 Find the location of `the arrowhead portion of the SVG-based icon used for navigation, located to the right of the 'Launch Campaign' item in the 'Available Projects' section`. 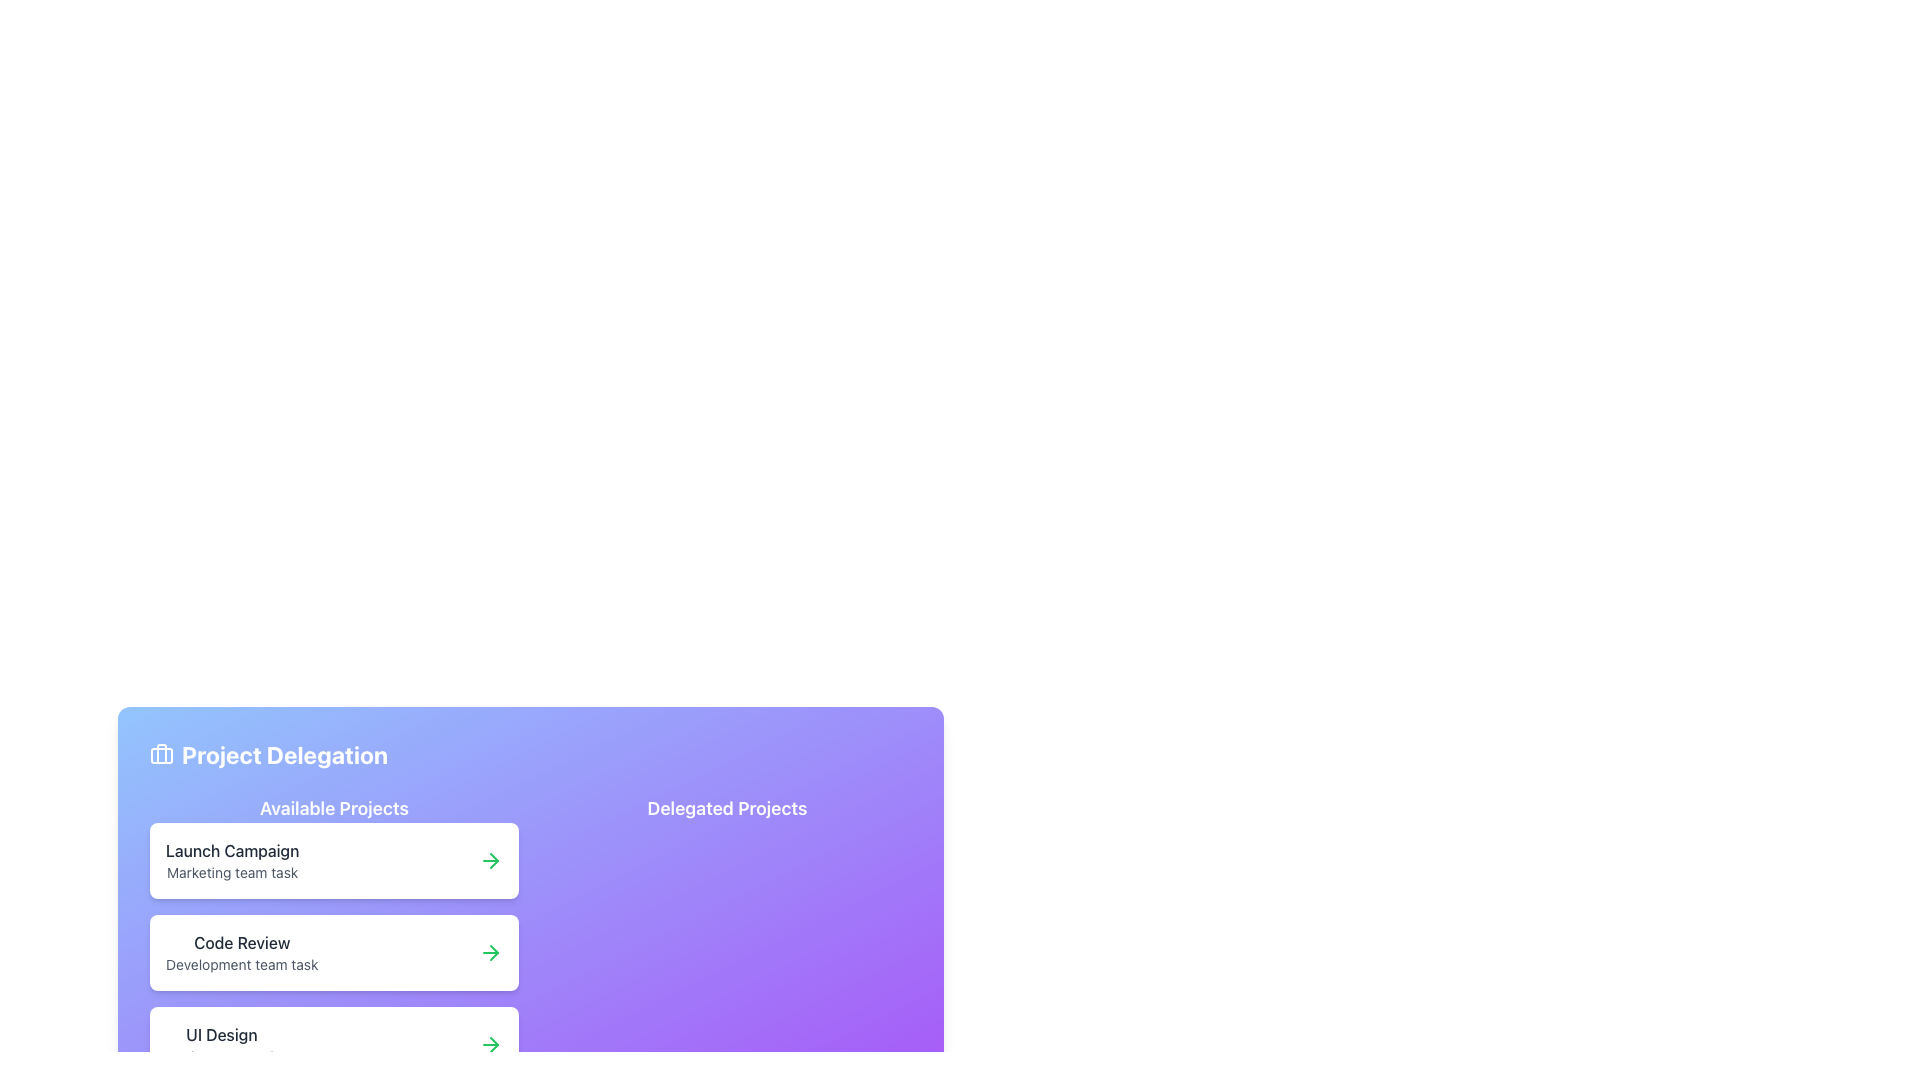

the arrowhead portion of the SVG-based icon used for navigation, located to the right of the 'Launch Campaign' item in the 'Available Projects' section is located at coordinates (494, 951).